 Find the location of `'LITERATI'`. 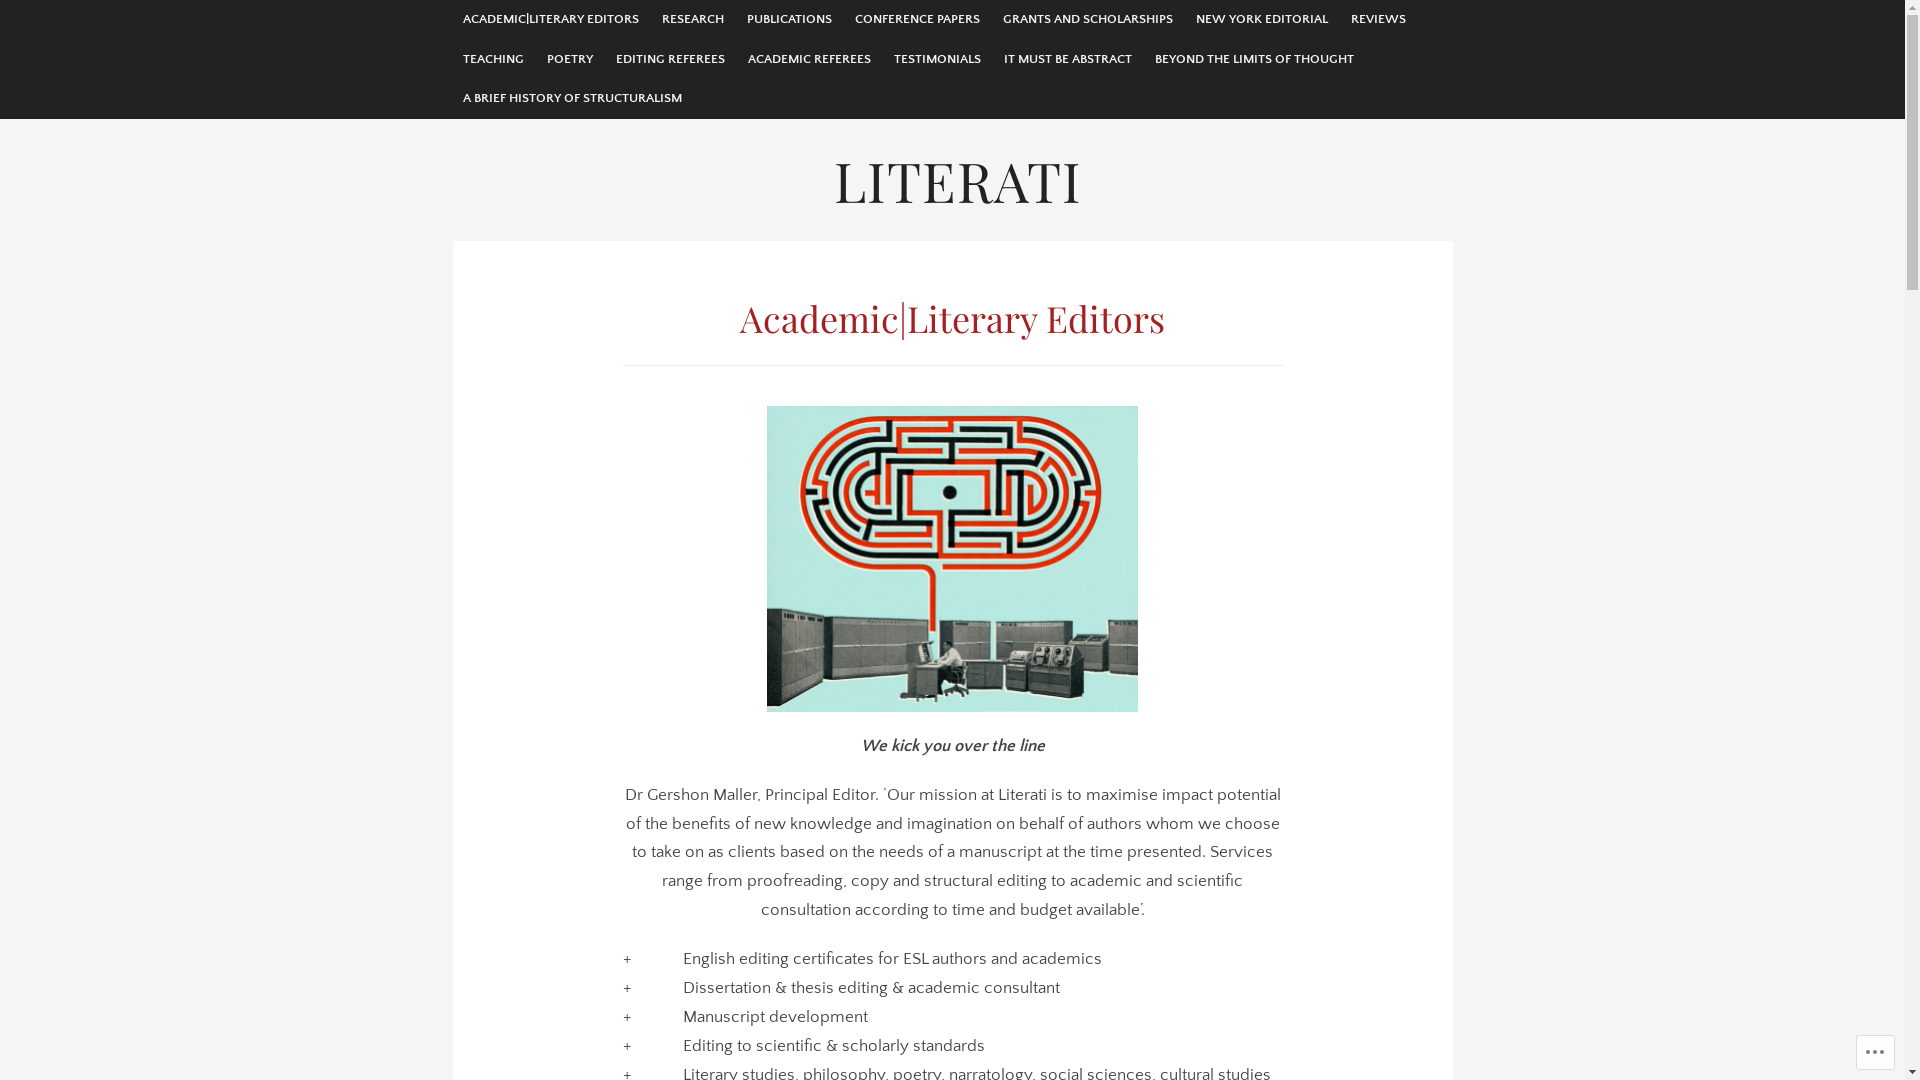

'LITERATI' is located at coordinates (957, 177).